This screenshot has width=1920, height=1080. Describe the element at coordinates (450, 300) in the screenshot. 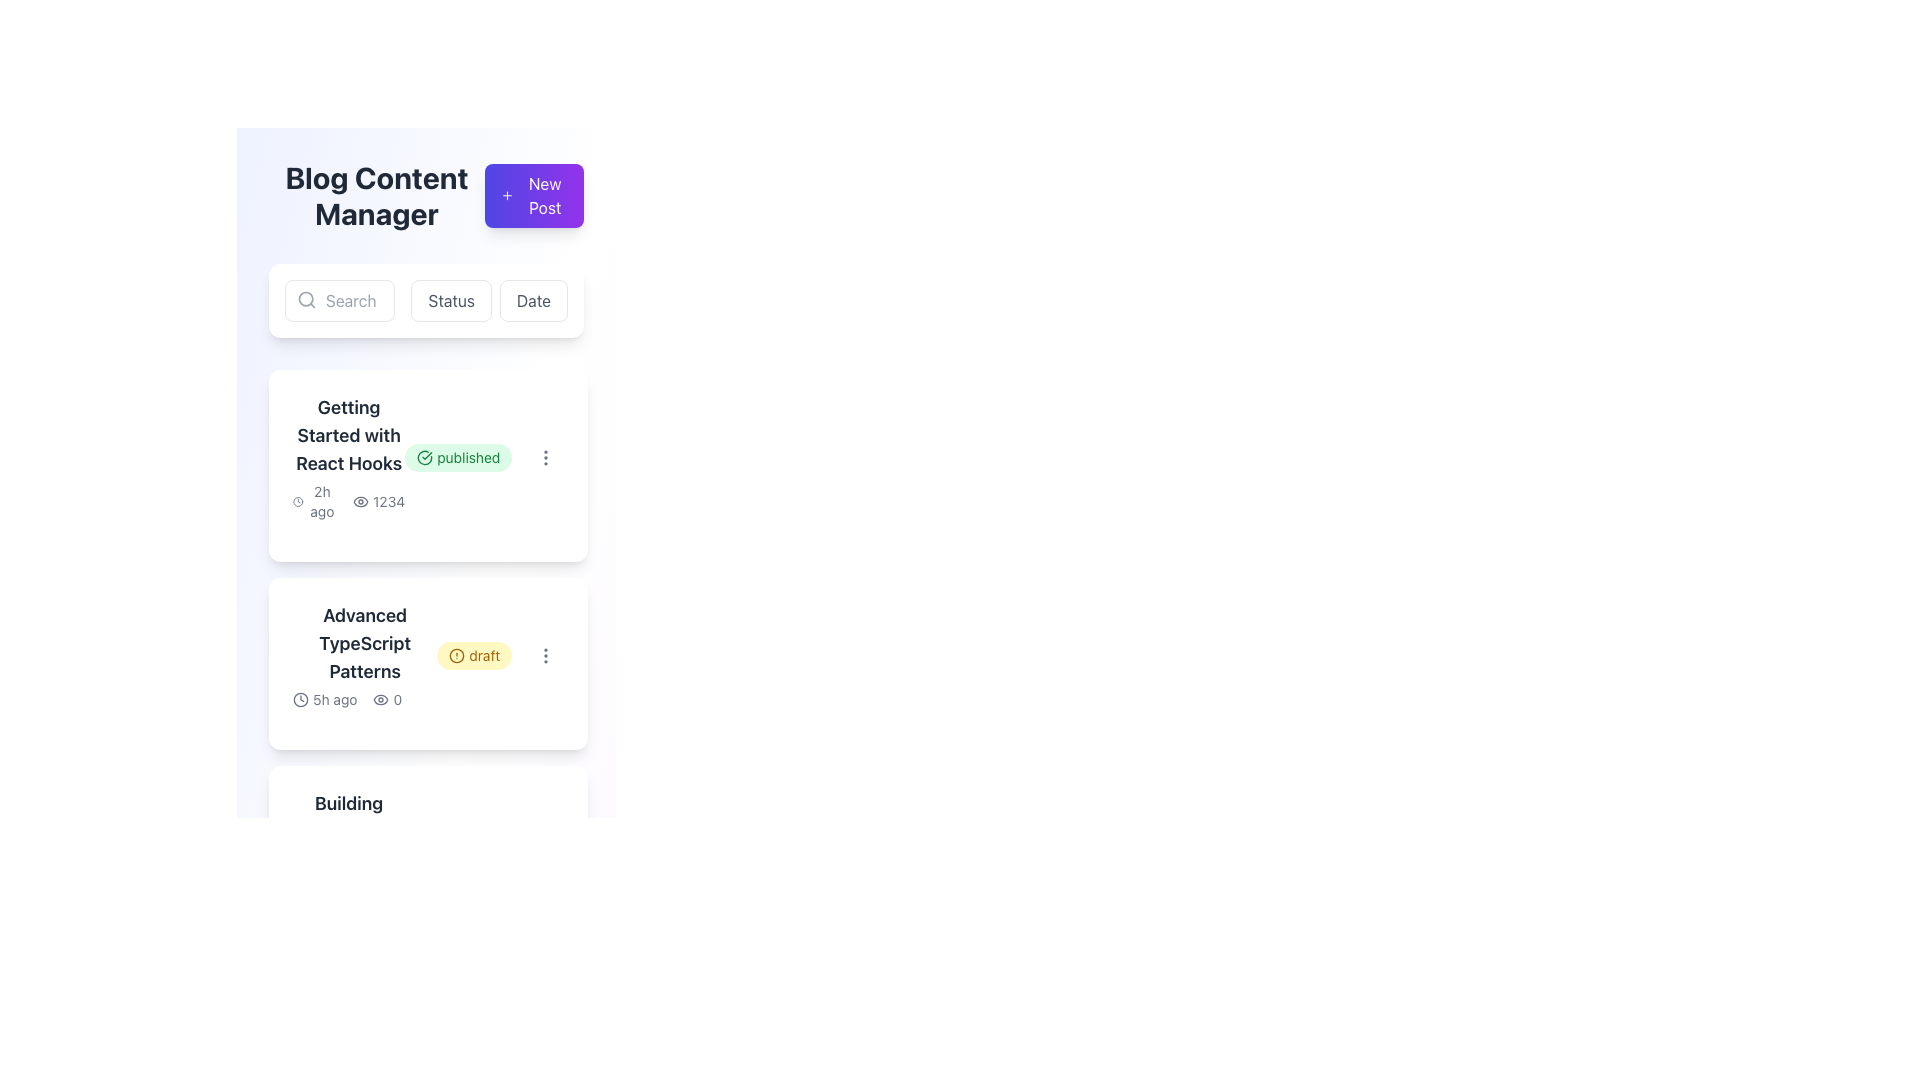

I see `the 'Status' button, which is a rectangular button with rounded corners displaying the text 'Status' in medium-gray font` at that location.